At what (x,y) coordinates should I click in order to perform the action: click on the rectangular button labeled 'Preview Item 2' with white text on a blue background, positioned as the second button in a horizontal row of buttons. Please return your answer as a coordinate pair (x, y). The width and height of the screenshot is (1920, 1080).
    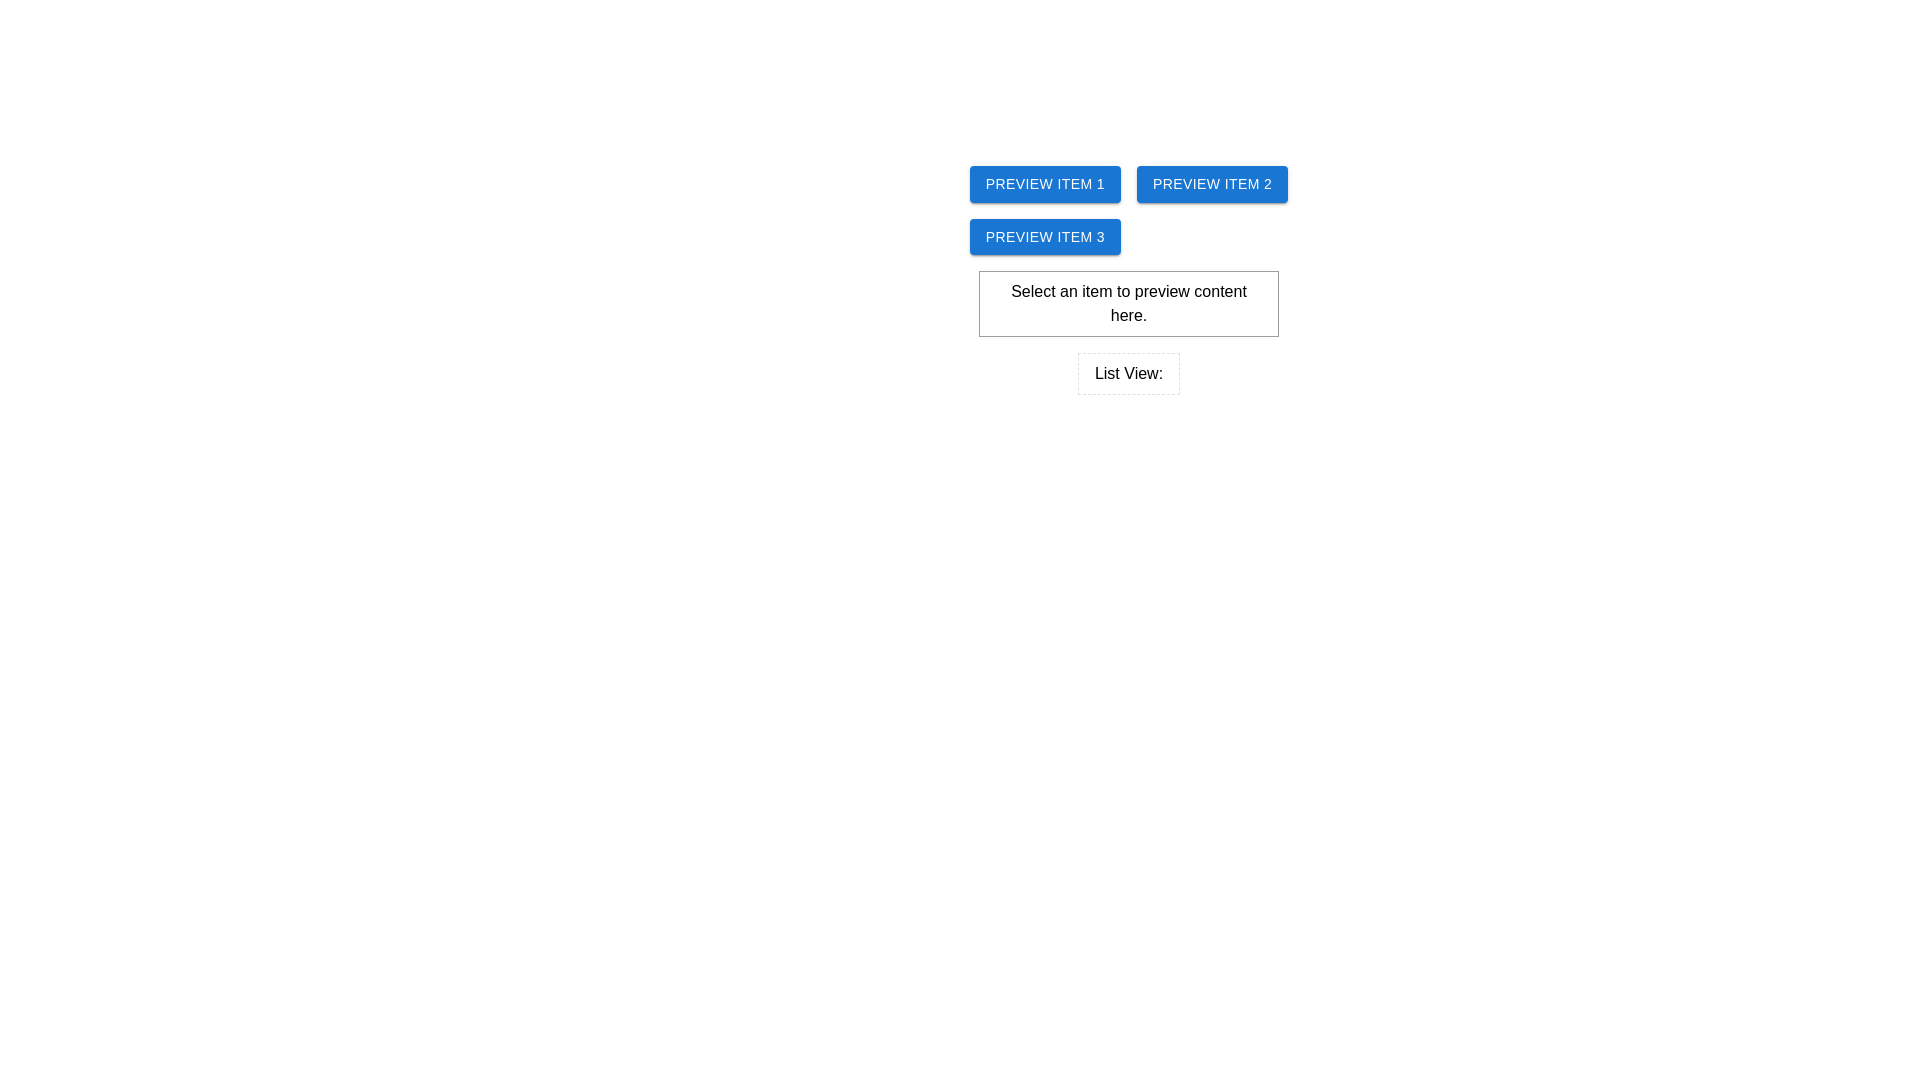
    Looking at the image, I should click on (1211, 184).